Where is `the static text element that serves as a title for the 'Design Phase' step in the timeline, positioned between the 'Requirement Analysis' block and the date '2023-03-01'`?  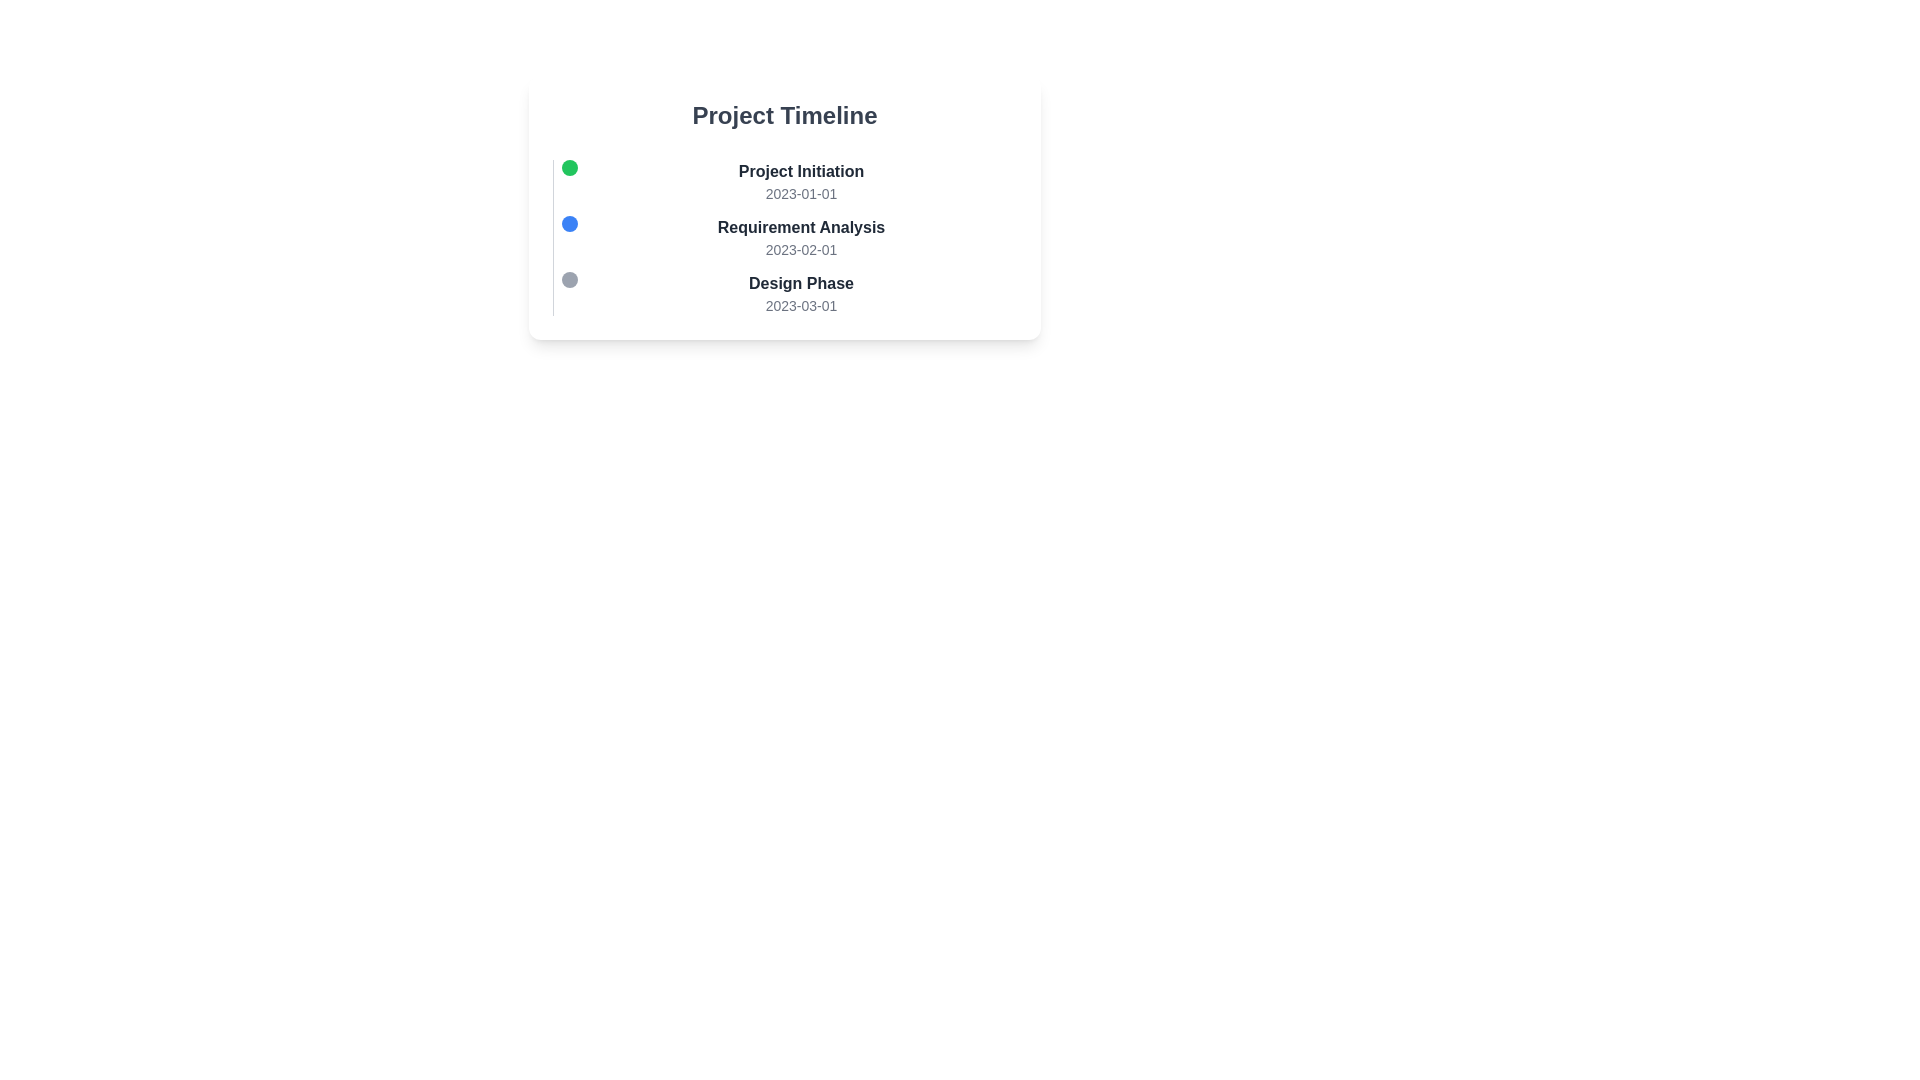 the static text element that serves as a title for the 'Design Phase' step in the timeline, positioned between the 'Requirement Analysis' block and the date '2023-03-01' is located at coordinates (801, 284).